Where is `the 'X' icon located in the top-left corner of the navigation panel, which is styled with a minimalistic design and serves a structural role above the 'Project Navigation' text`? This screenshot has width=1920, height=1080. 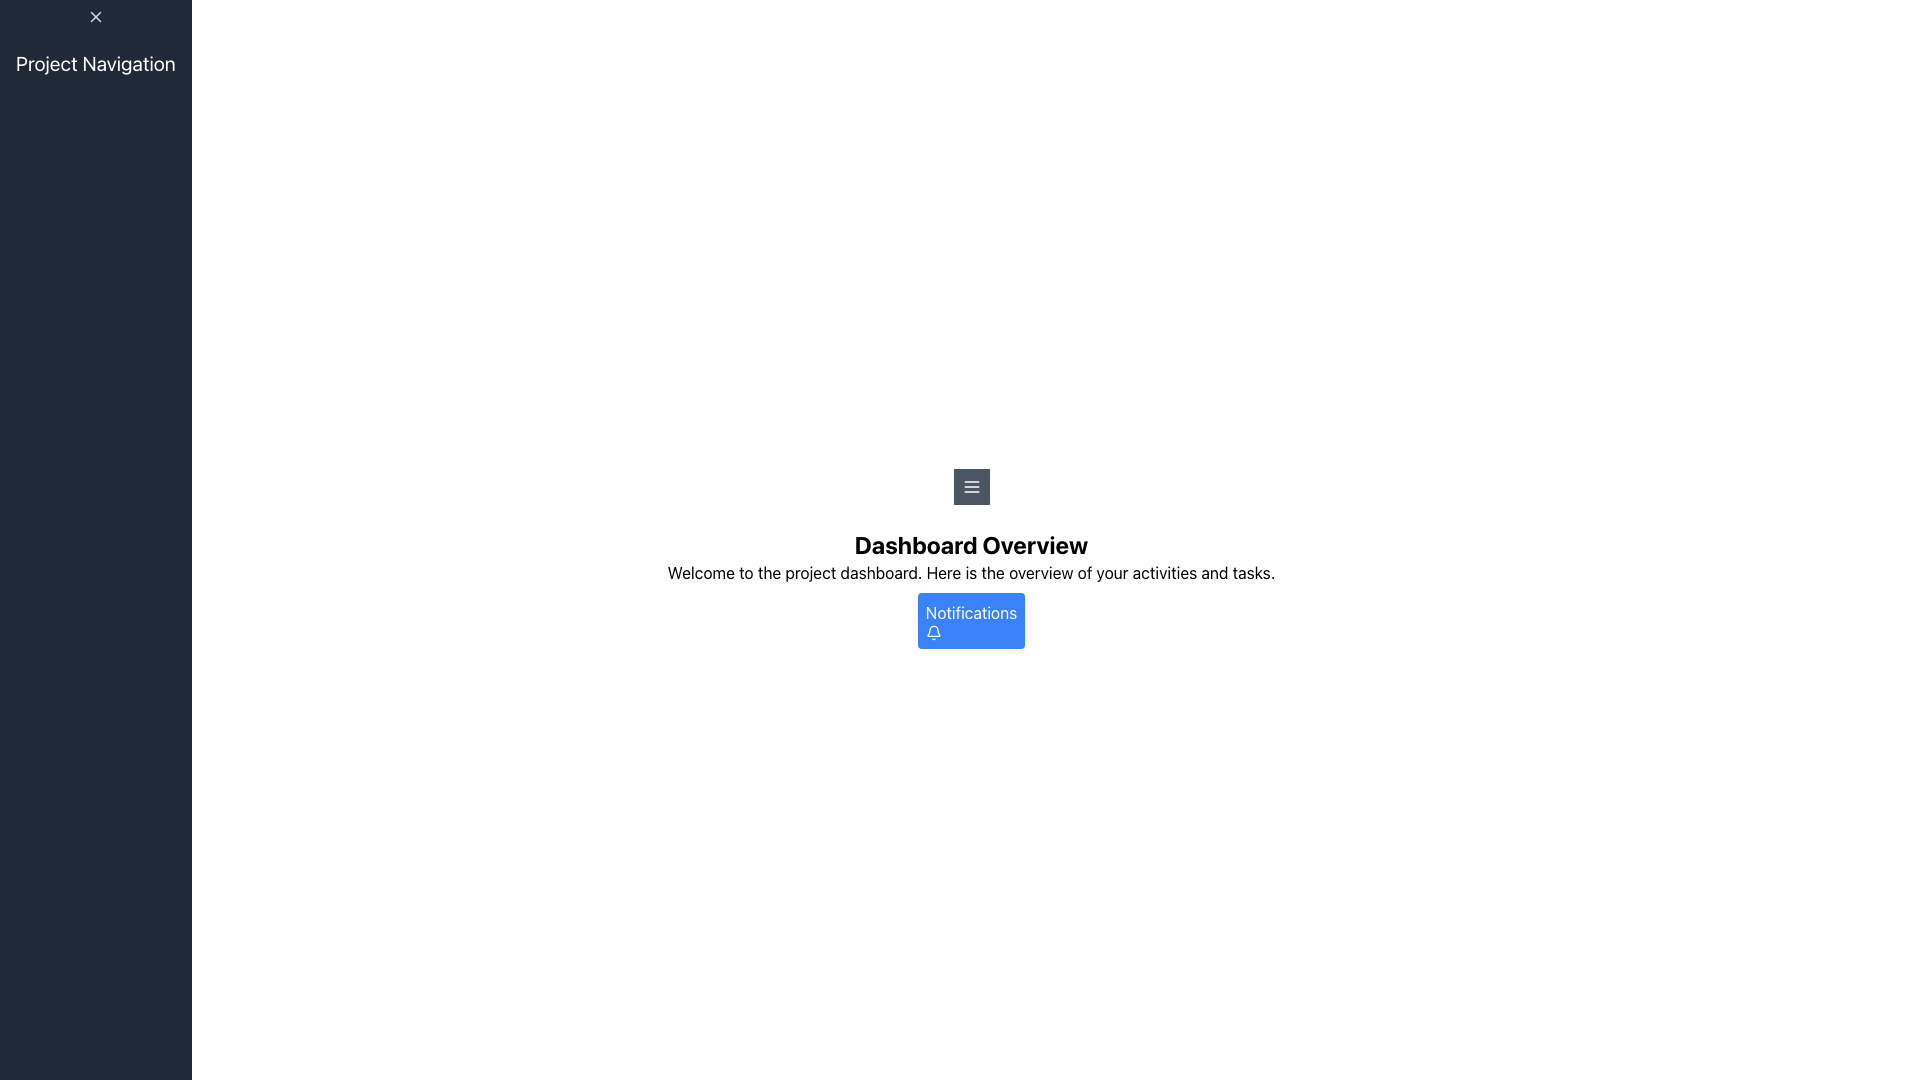 the 'X' icon located in the top-left corner of the navigation panel, which is styled with a minimalistic design and serves a structural role above the 'Project Navigation' text is located at coordinates (94, 16).